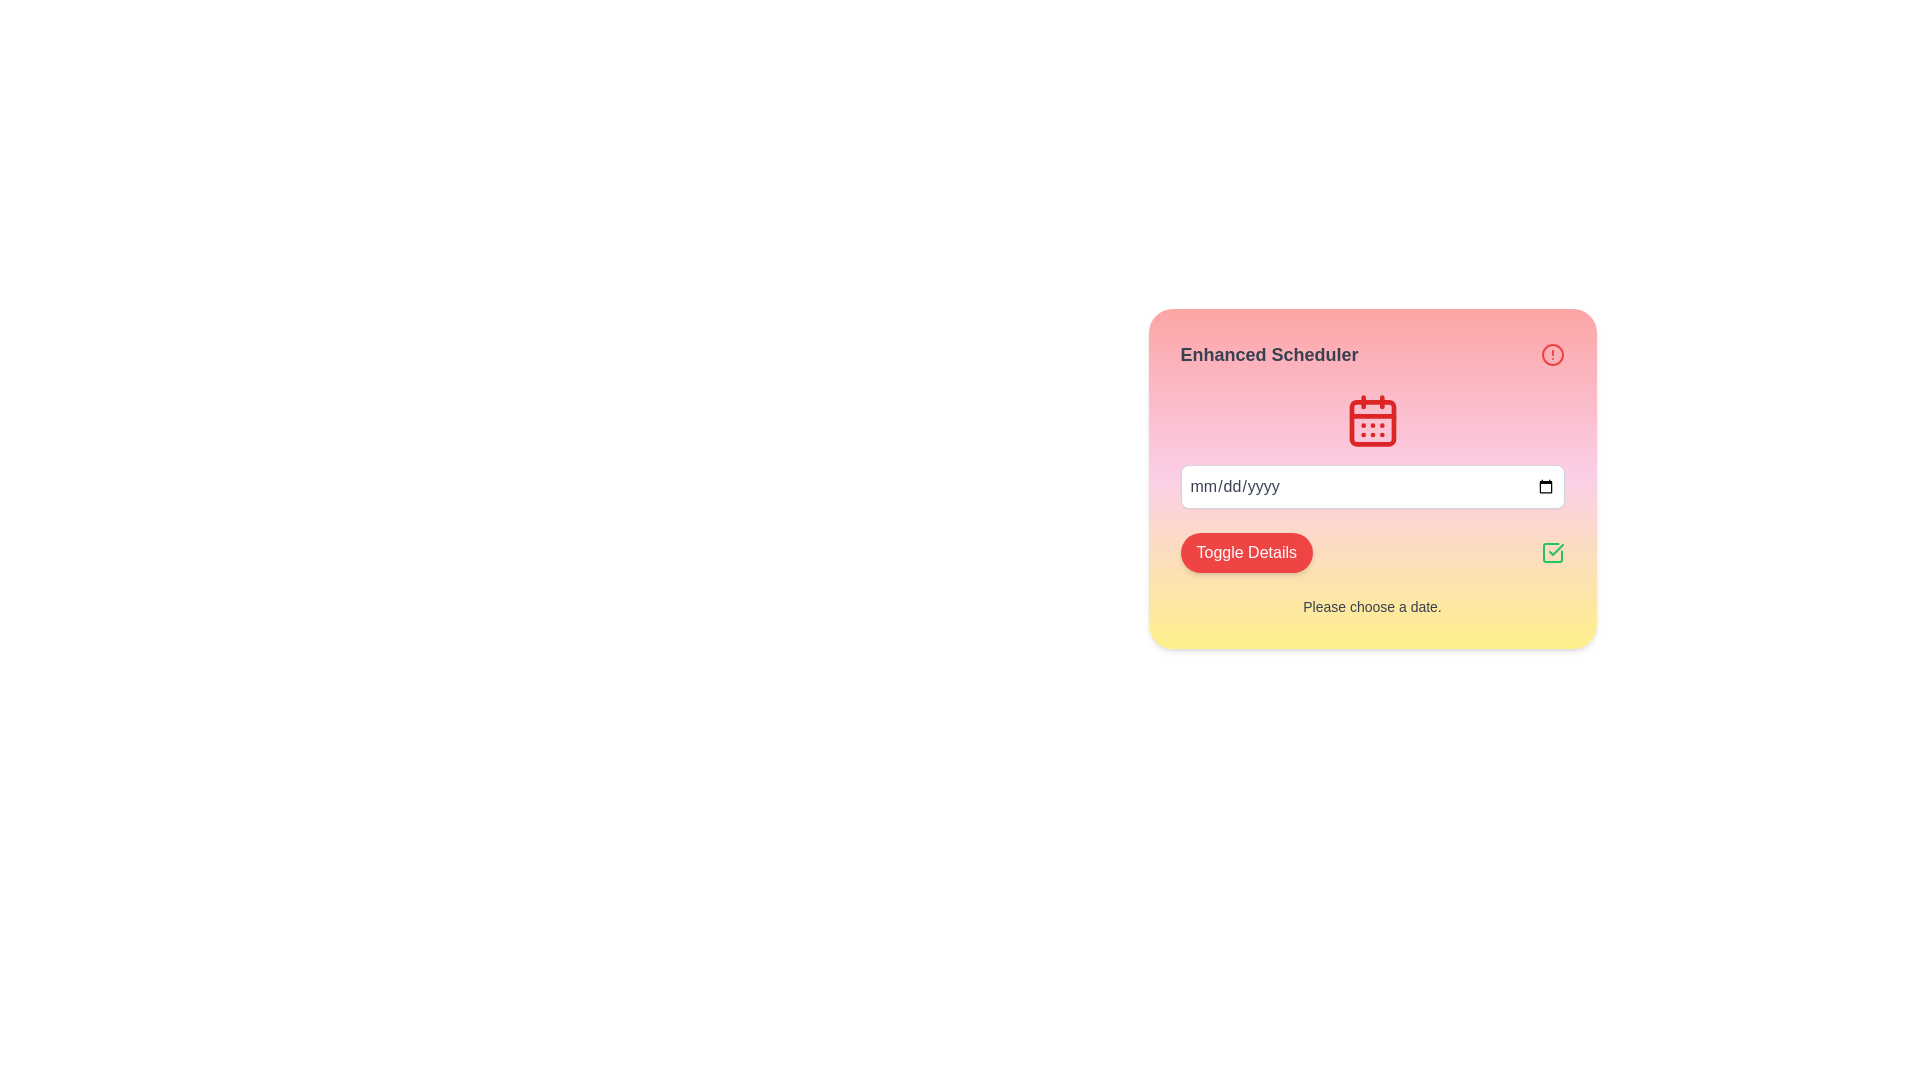 This screenshot has height=1080, width=1920. What do you see at coordinates (1245, 552) in the screenshot?
I see `the red button labeled 'Toggle Details', which is centrally located below the date input field and above the informational text` at bounding box center [1245, 552].